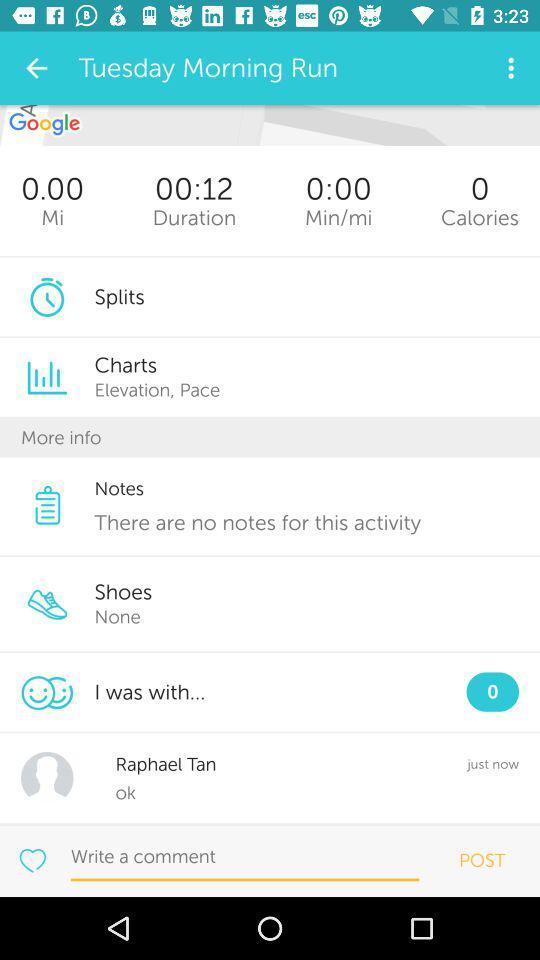 This screenshot has width=540, height=960. I want to click on the calories icon, so click(479, 217).